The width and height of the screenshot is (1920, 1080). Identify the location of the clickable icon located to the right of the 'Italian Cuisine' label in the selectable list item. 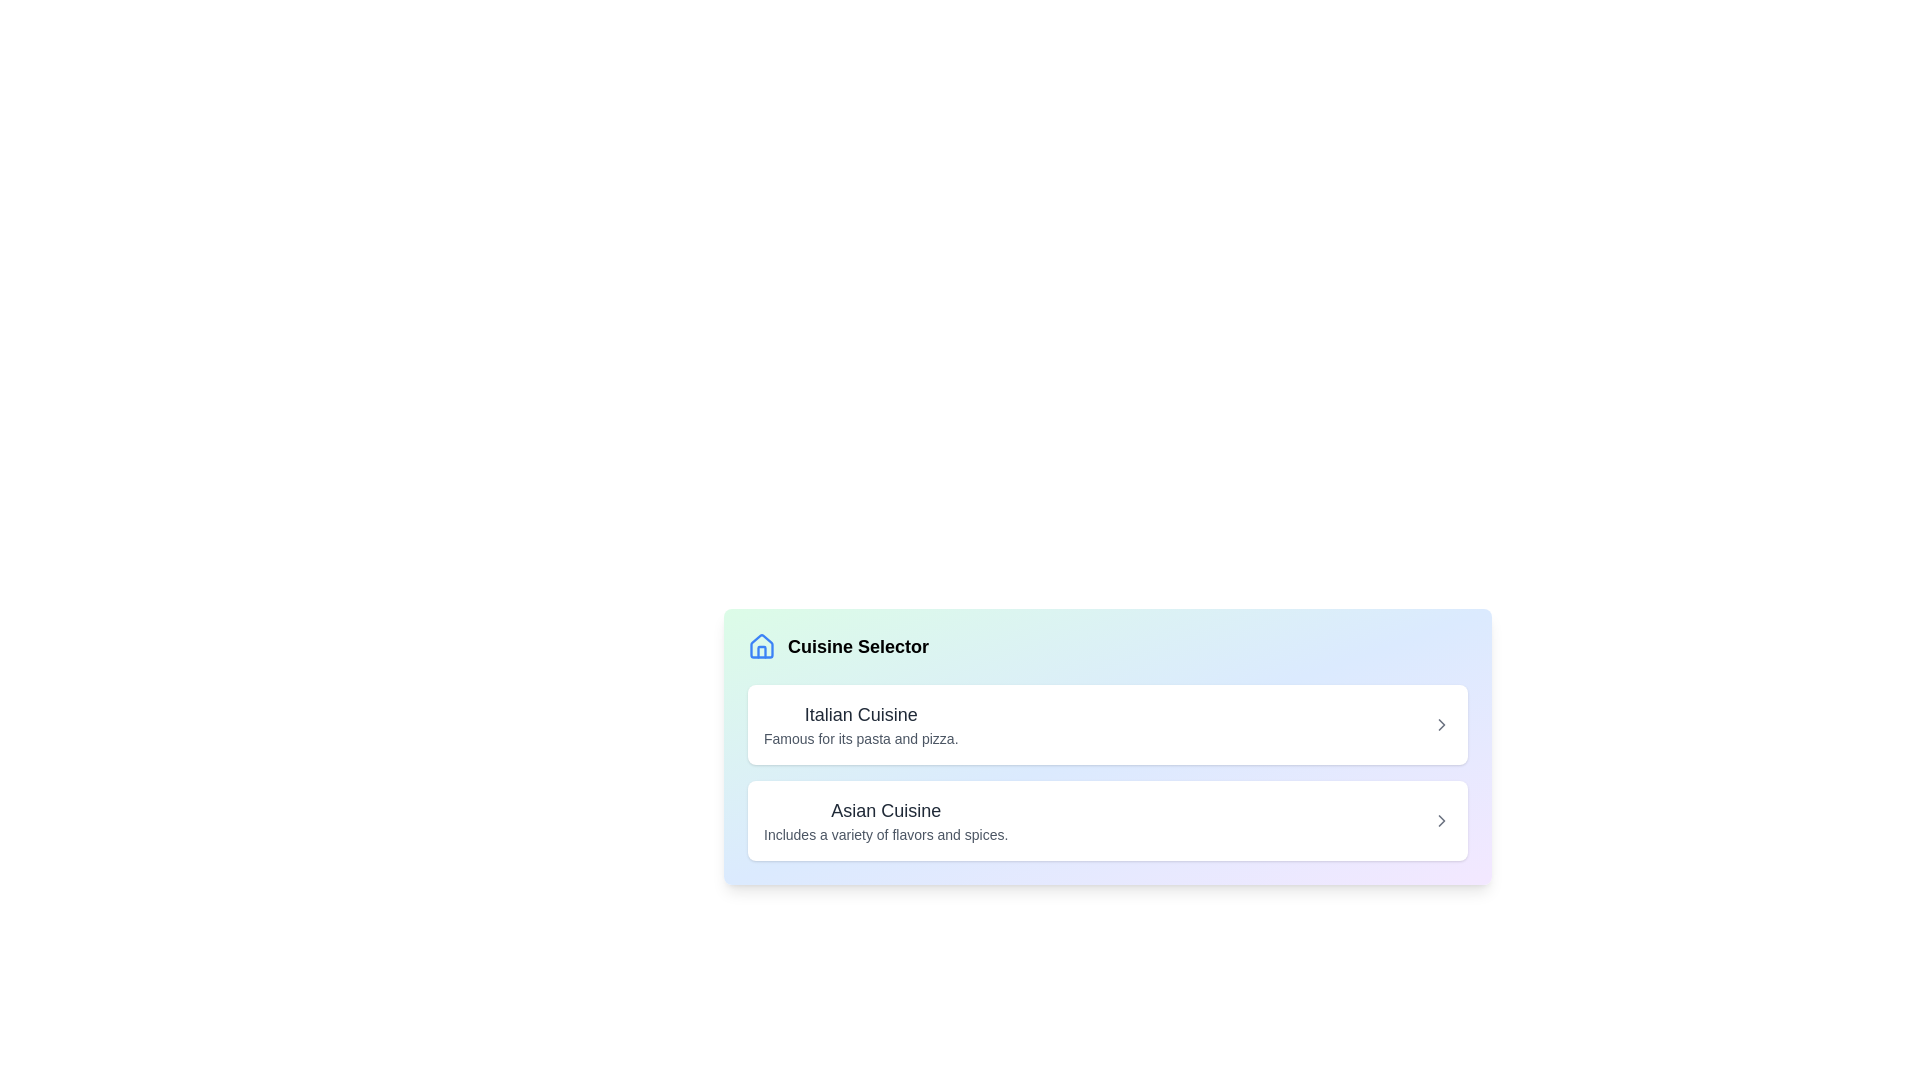
(1441, 725).